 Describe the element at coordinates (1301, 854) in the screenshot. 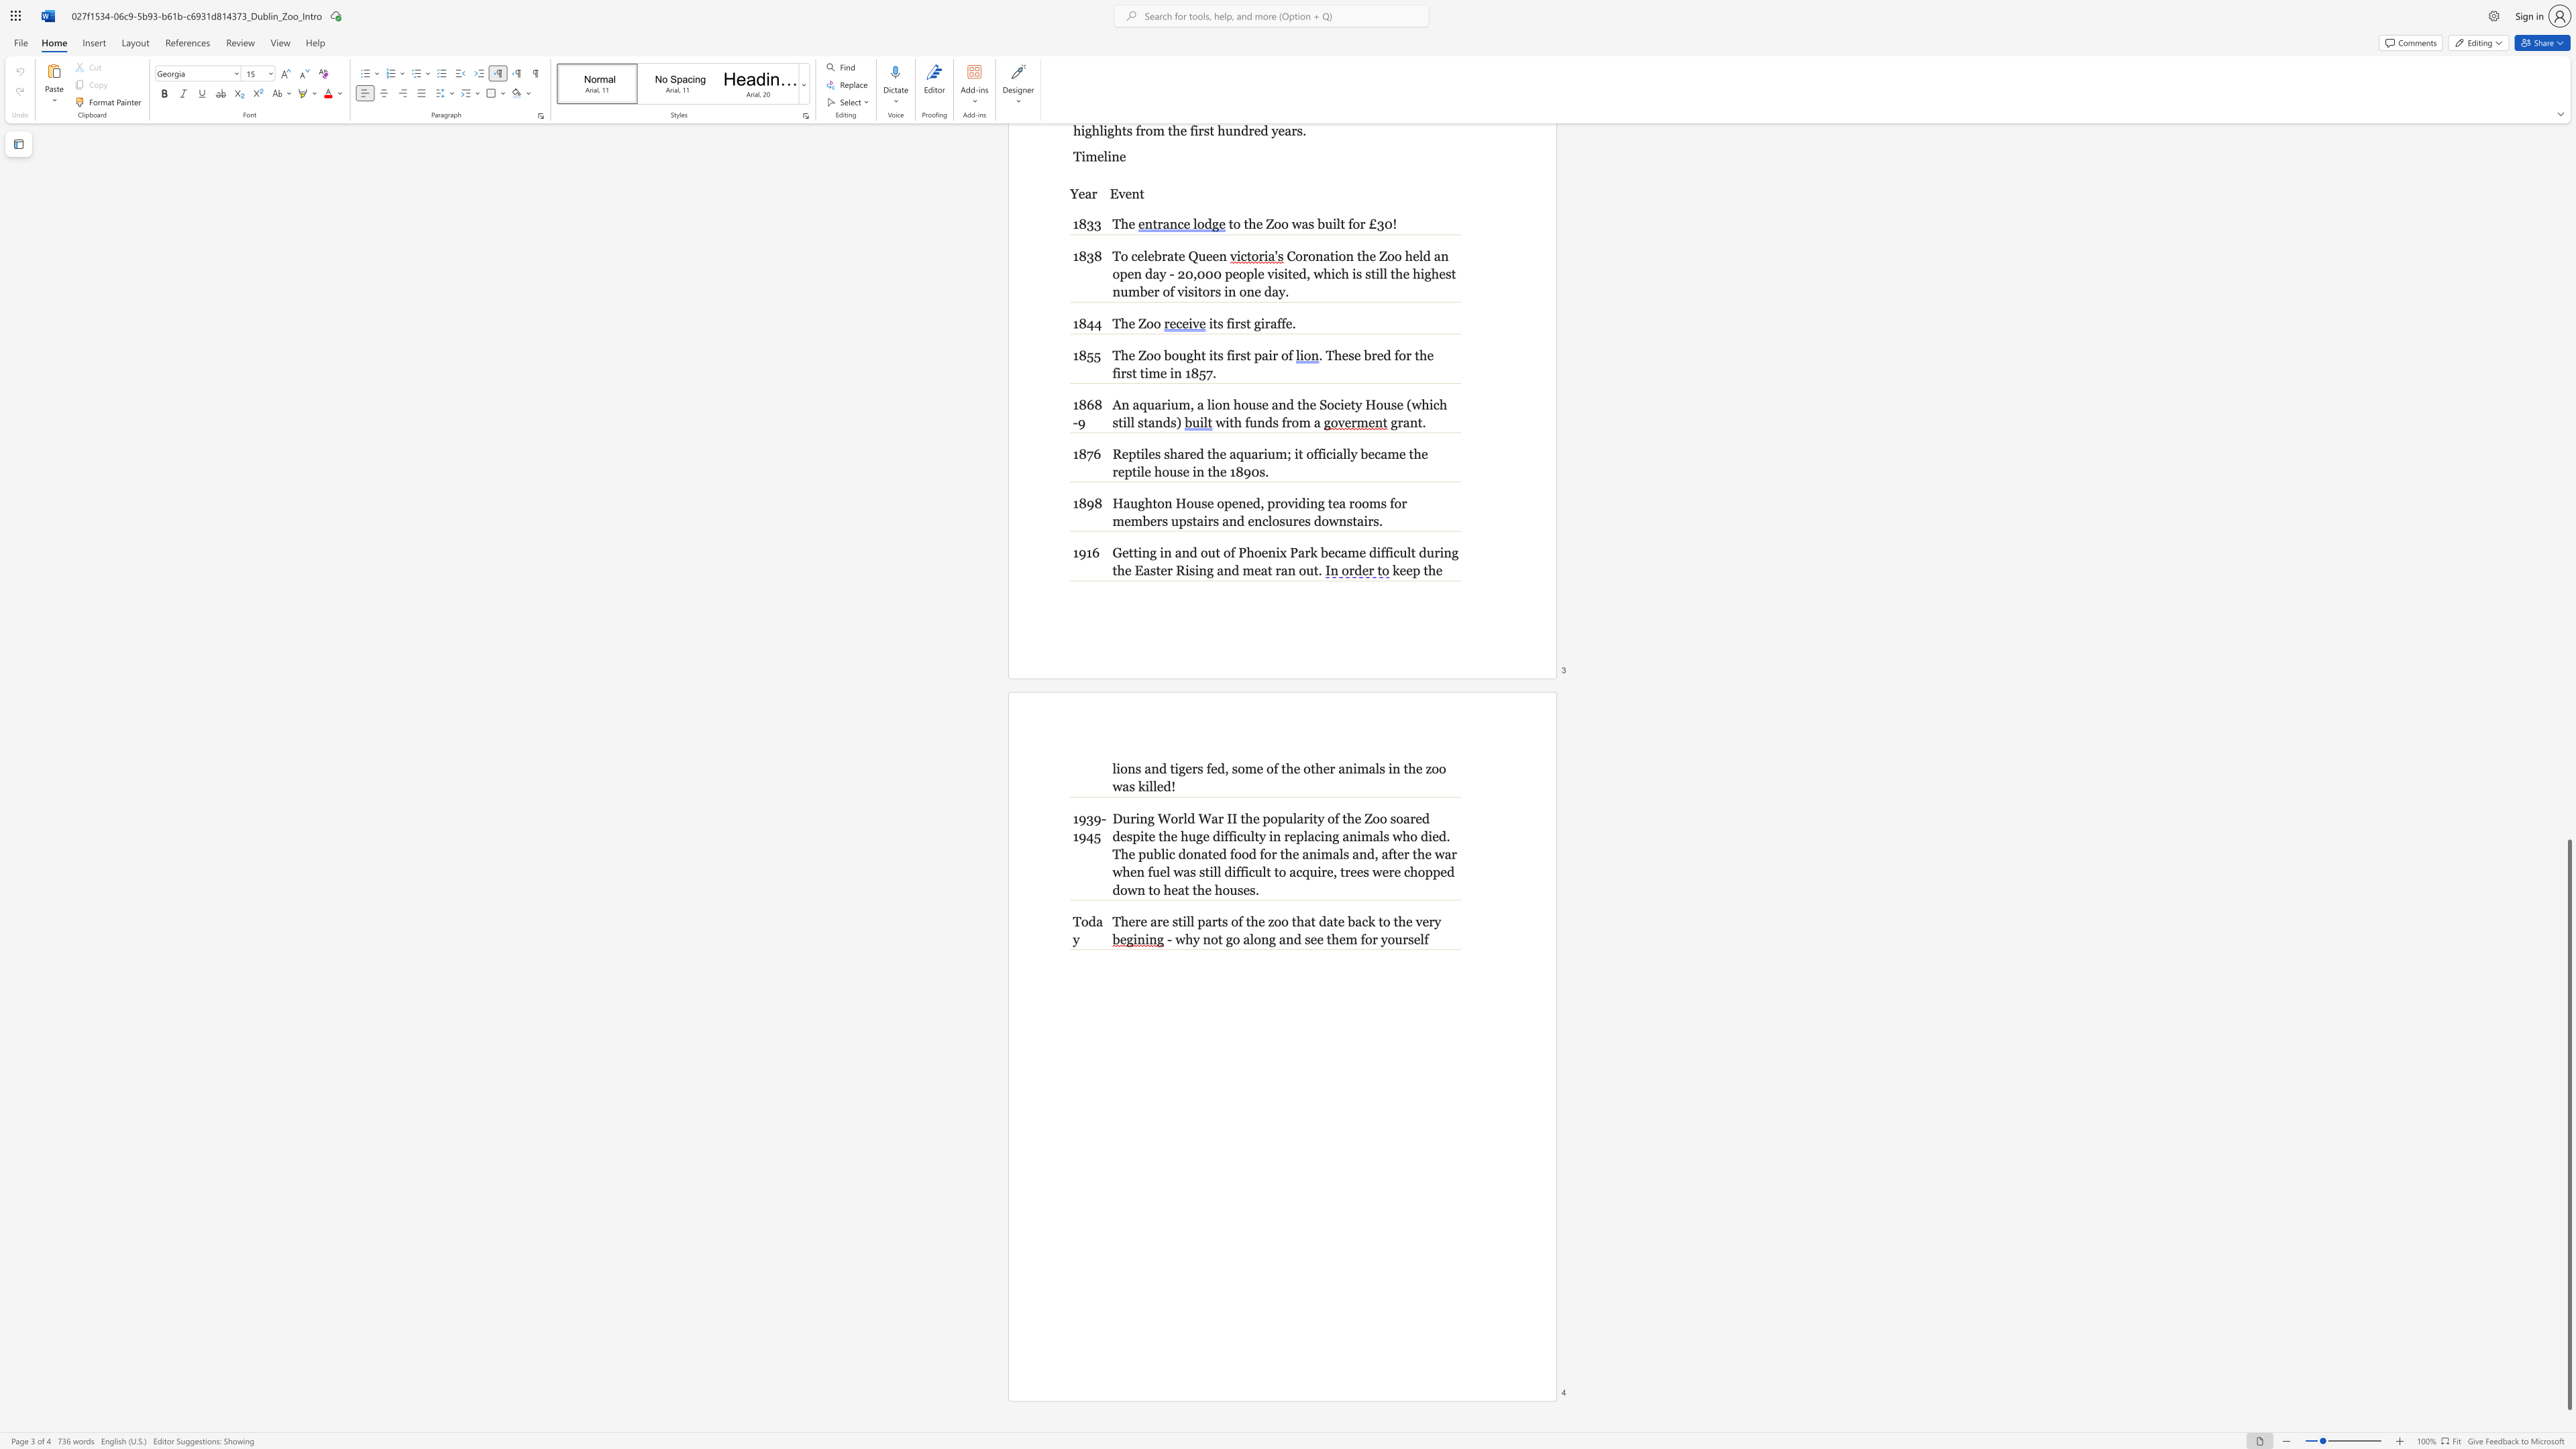

I see `the subset text "animals and, after the war when fuel was still difficult" within the text "for the animals and, after the war when fuel was still difficult to"` at that location.